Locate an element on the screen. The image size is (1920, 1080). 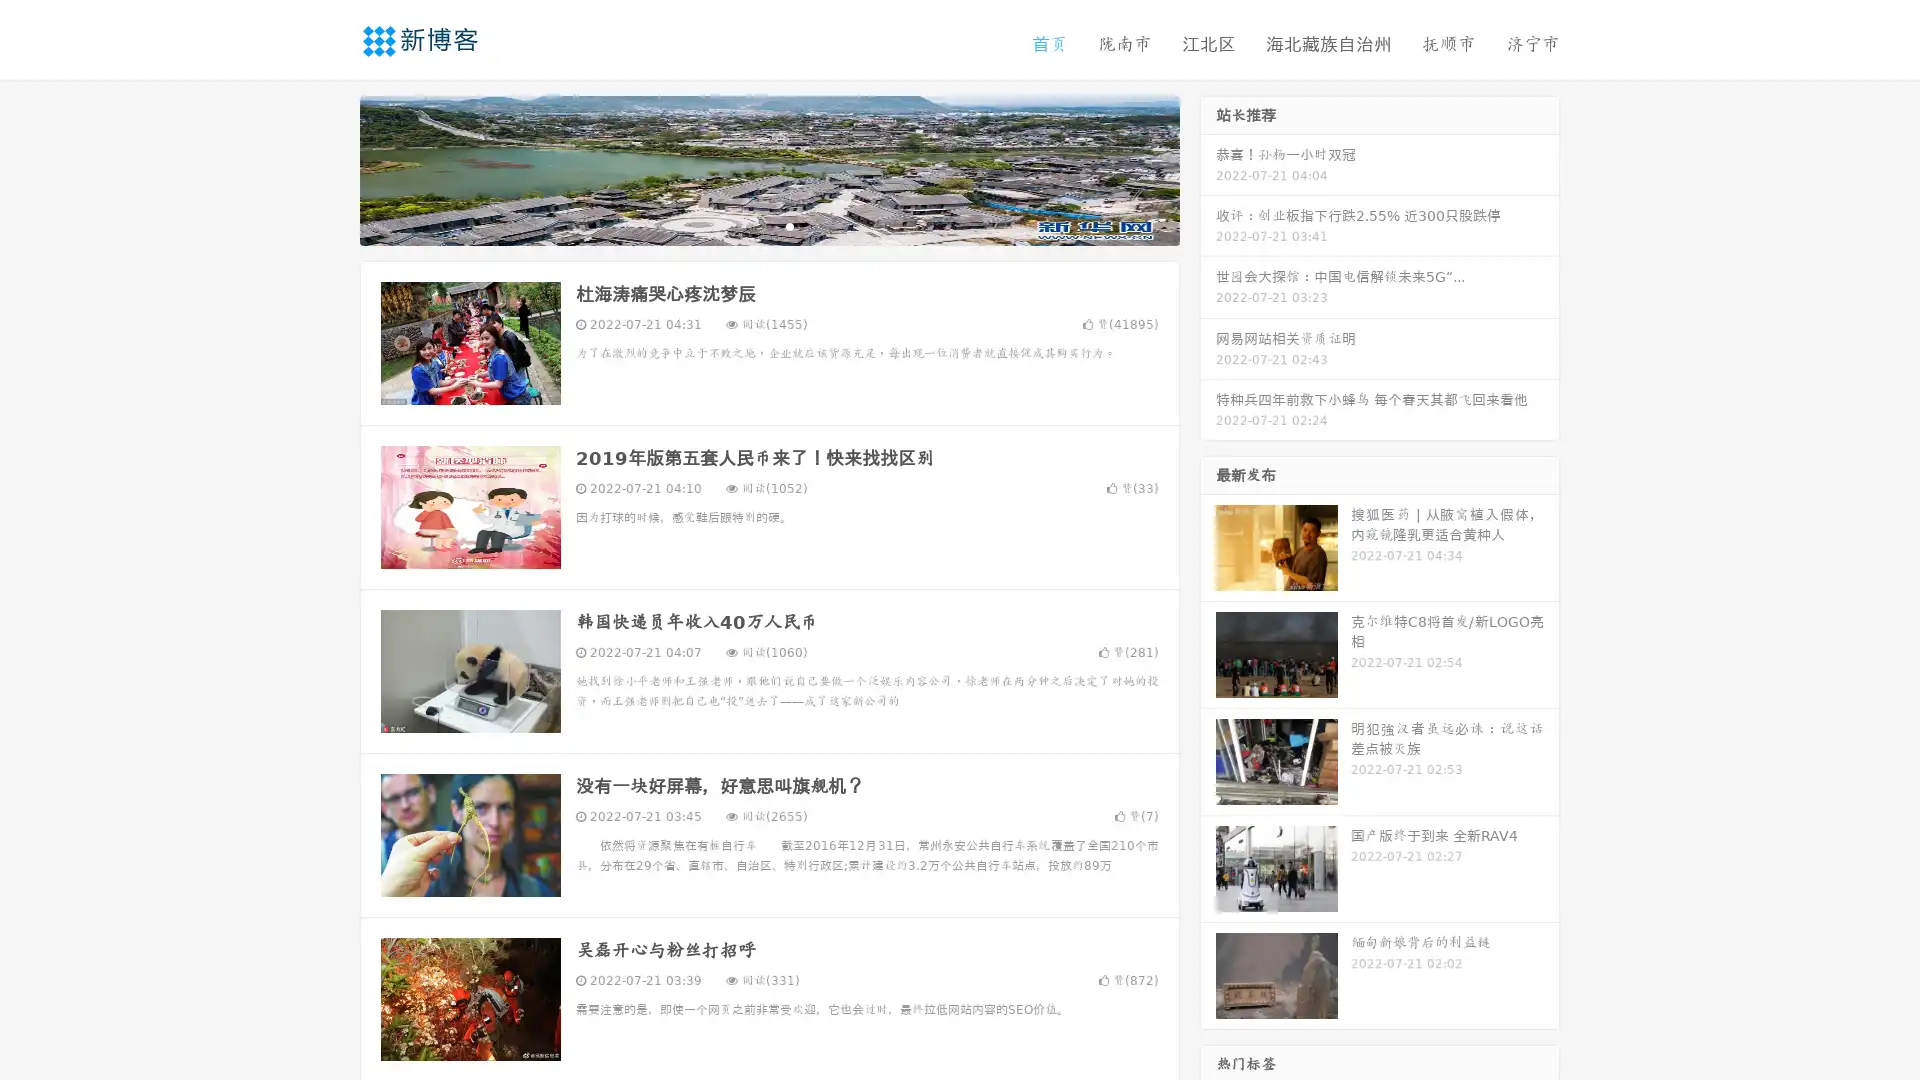
Go to slide 2 is located at coordinates (768, 225).